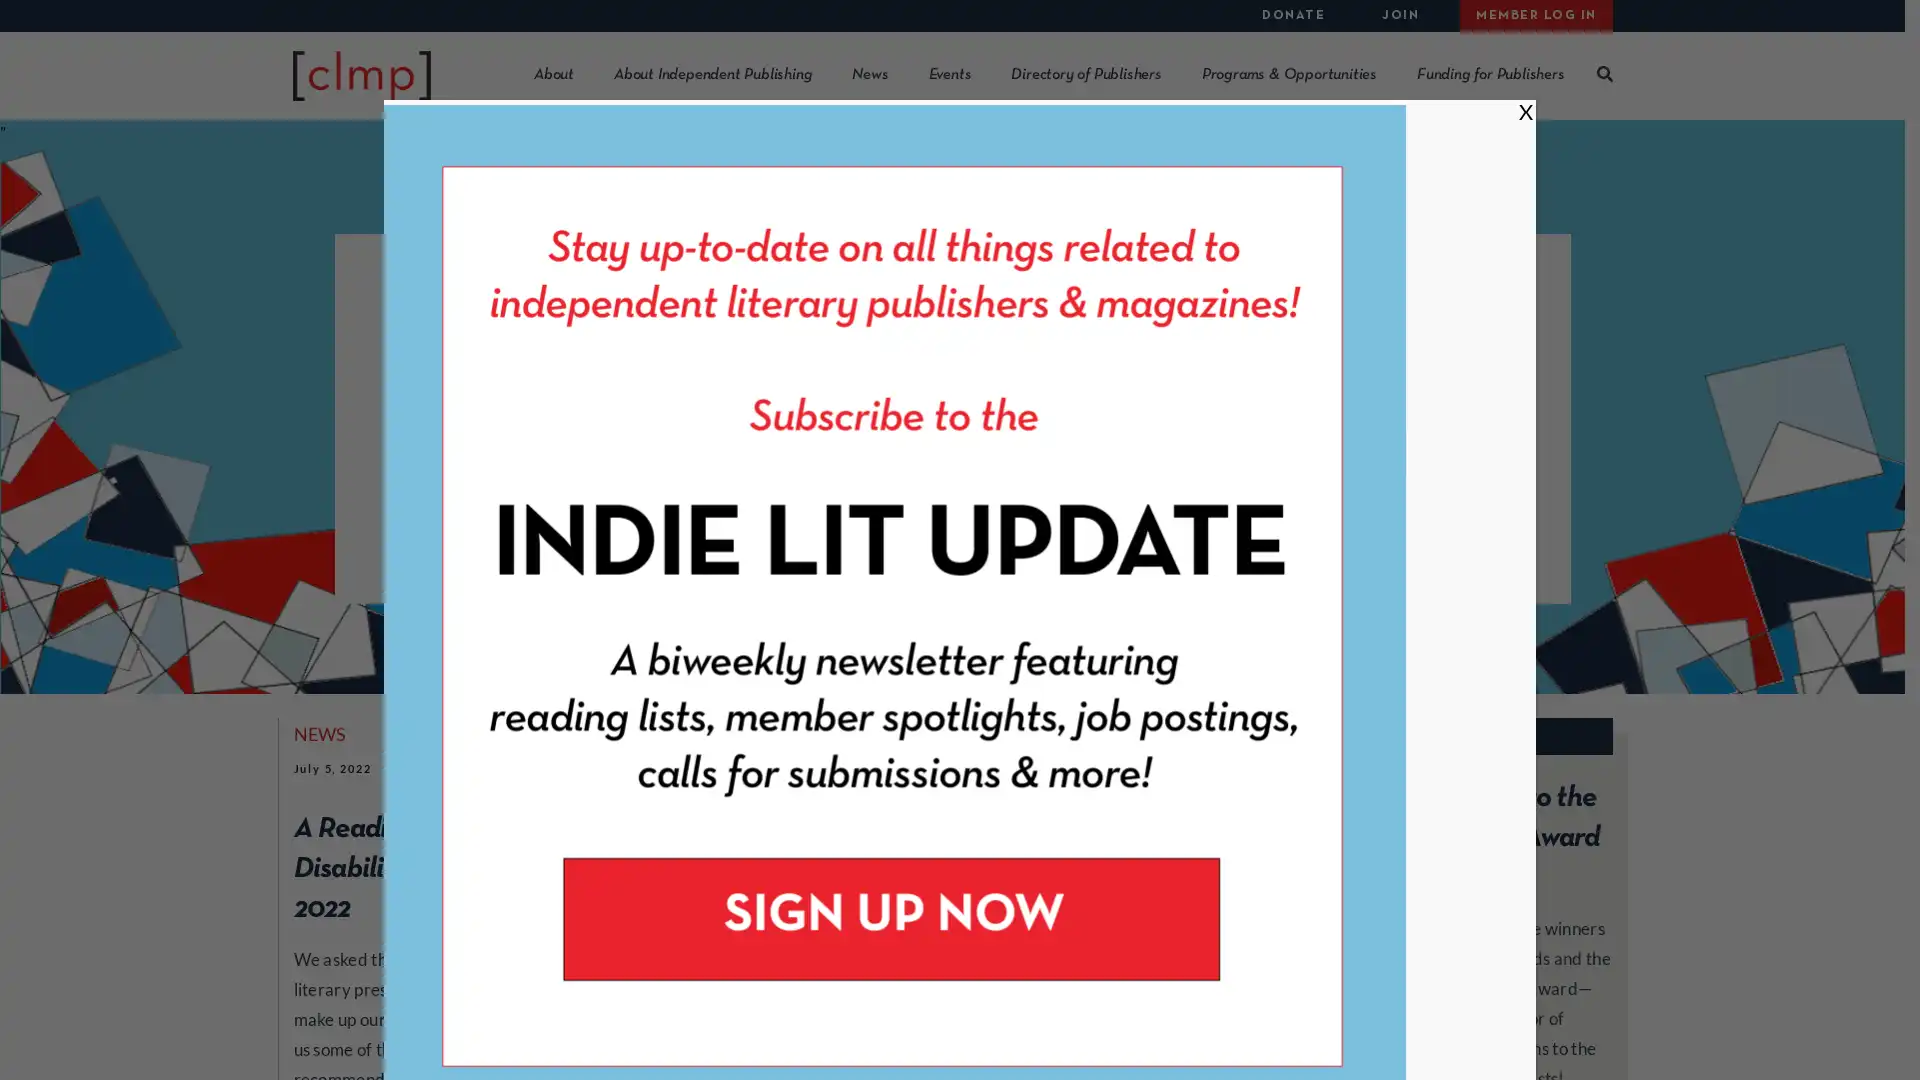 This screenshot has height=1080, width=1920. What do you see at coordinates (1239, 430) in the screenshot?
I see `About` at bounding box center [1239, 430].